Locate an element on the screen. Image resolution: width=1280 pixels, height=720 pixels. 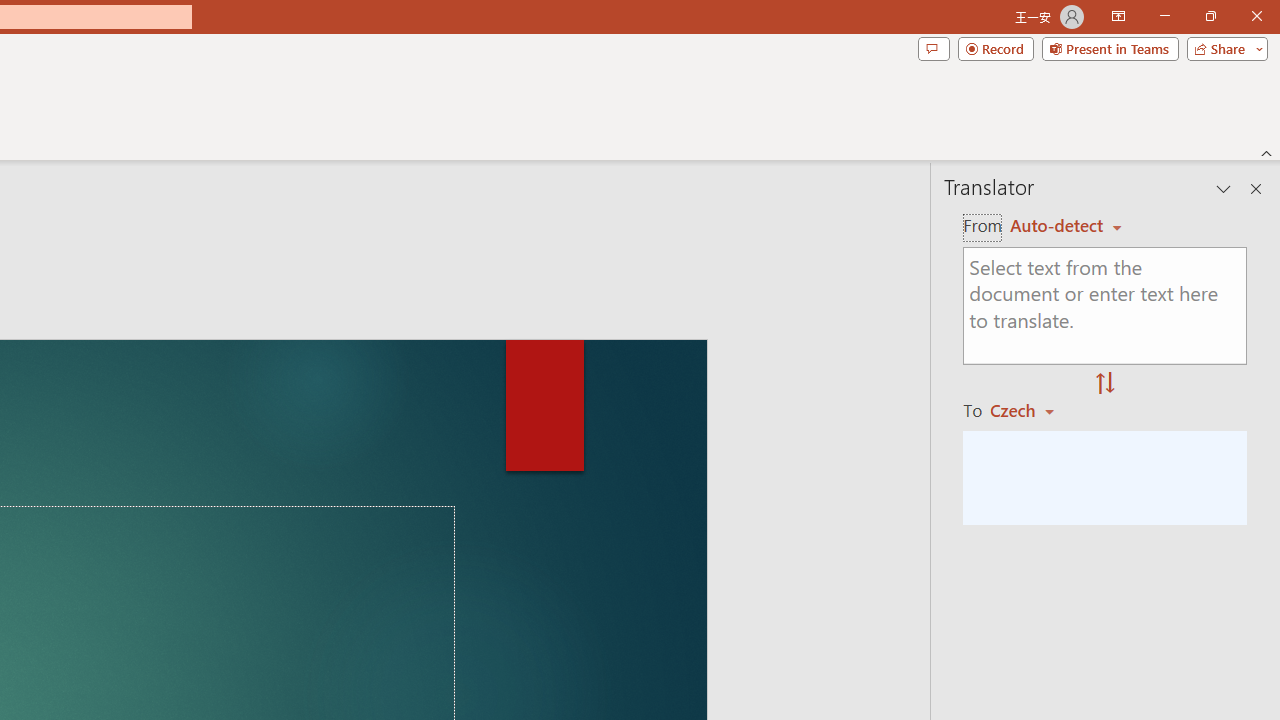
'Czech' is located at coordinates (1031, 409).